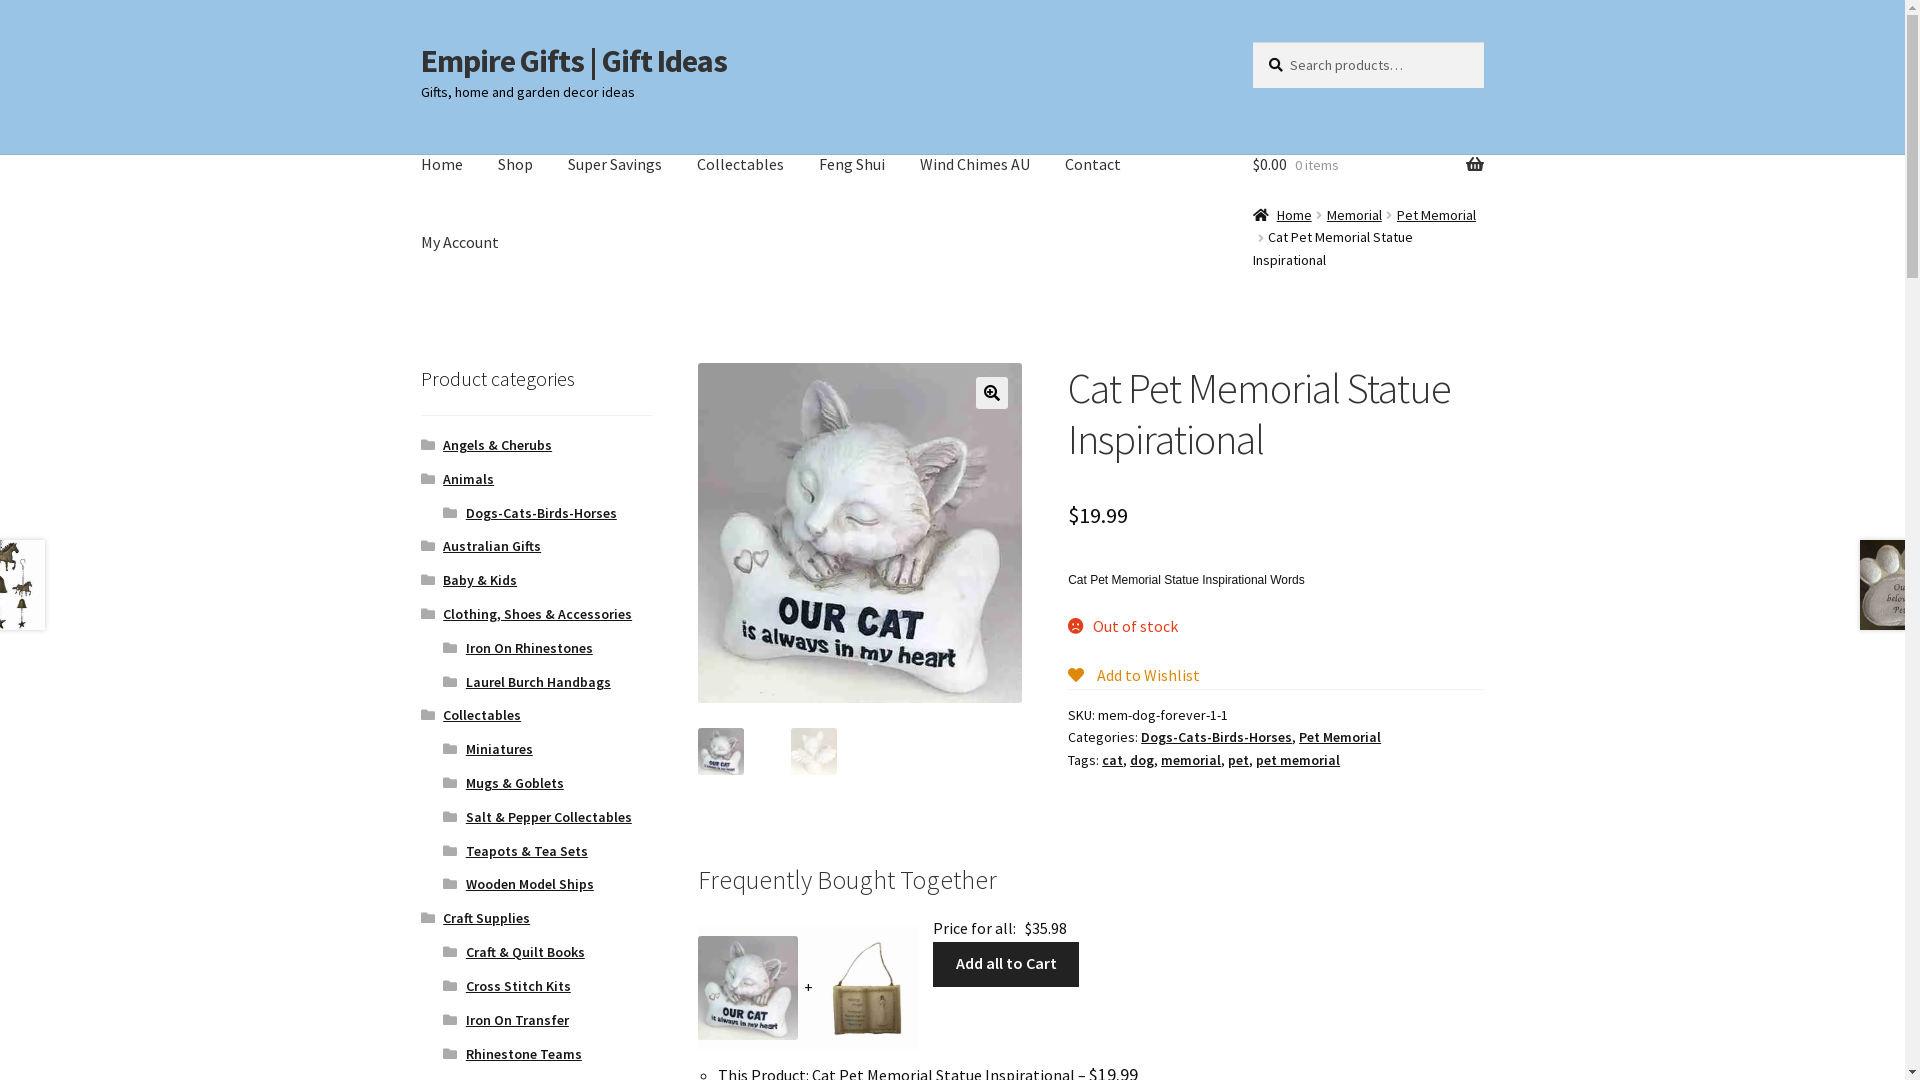  What do you see at coordinates (497, 443) in the screenshot?
I see `'Angels & Cherubs'` at bounding box center [497, 443].